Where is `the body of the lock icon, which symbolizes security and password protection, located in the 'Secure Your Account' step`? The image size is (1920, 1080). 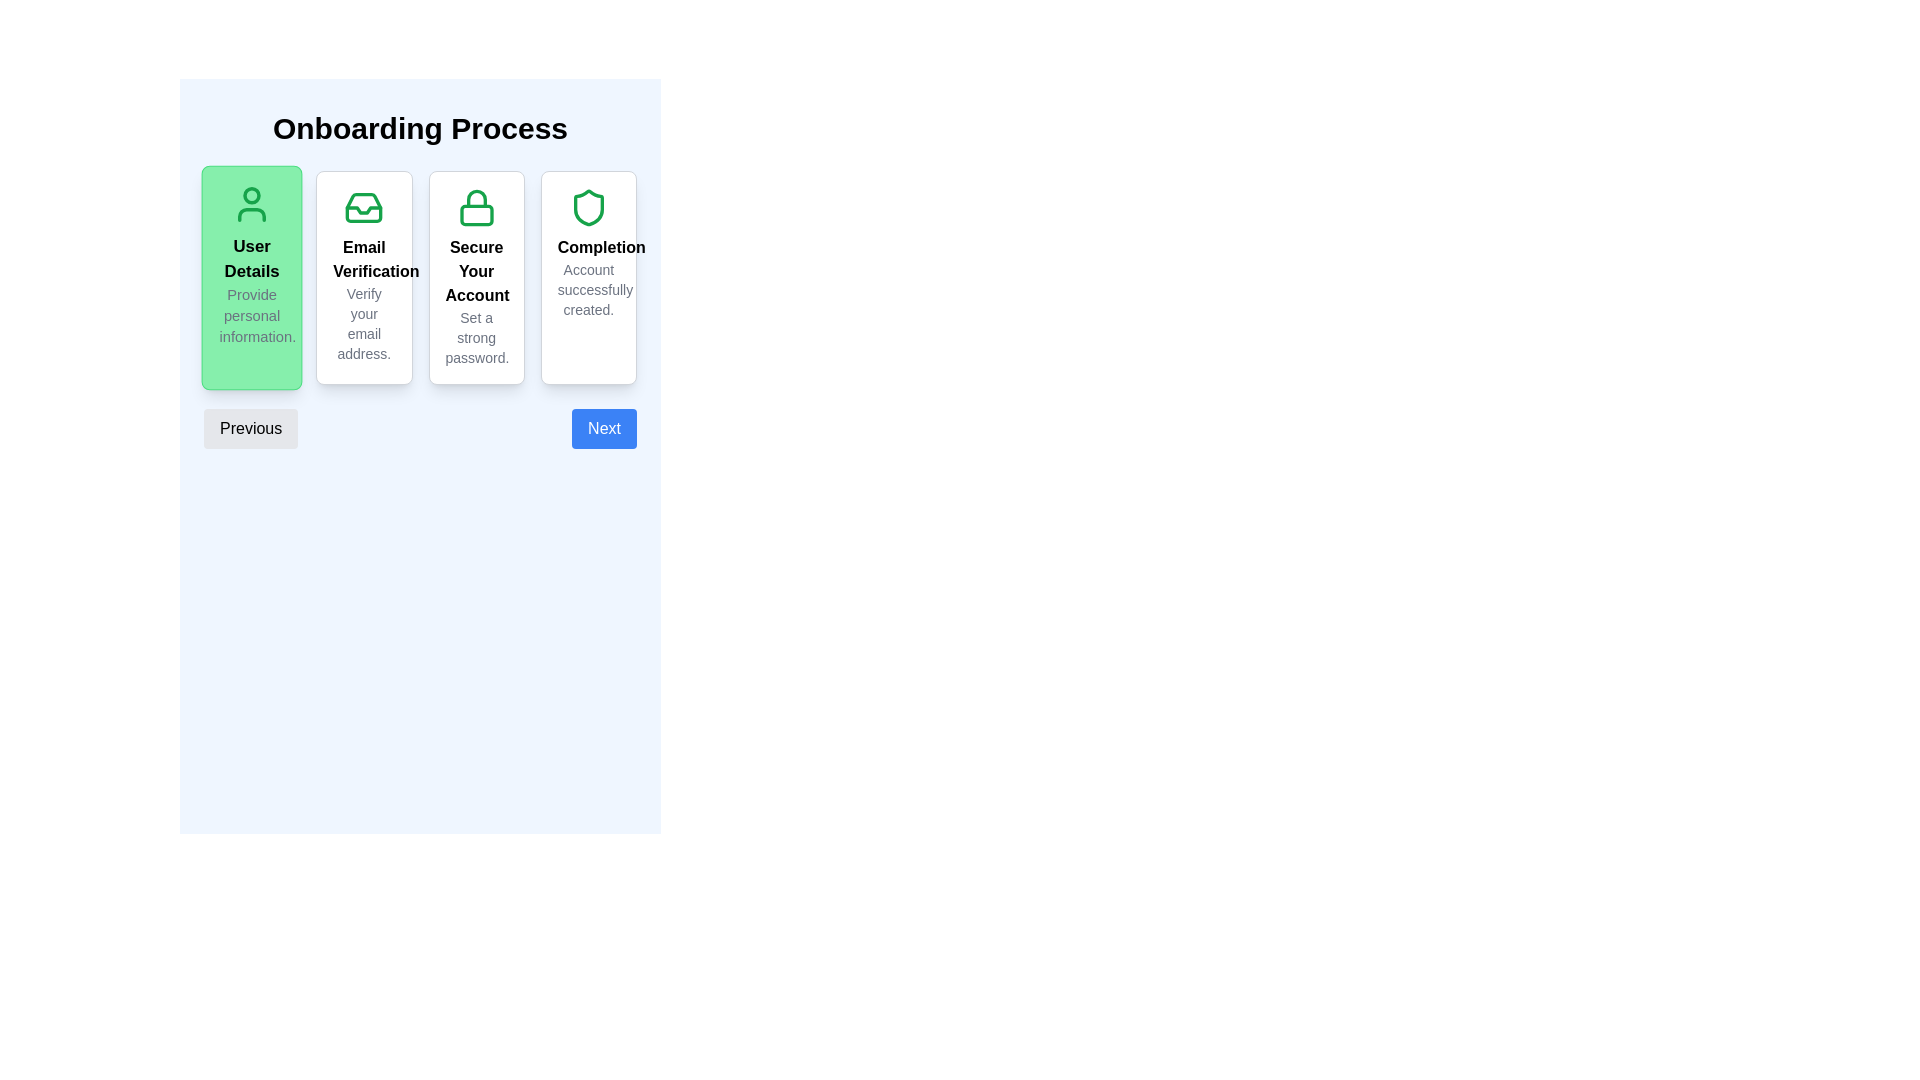 the body of the lock icon, which symbolizes security and password protection, located in the 'Secure Your Account' step is located at coordinates (475, 215).